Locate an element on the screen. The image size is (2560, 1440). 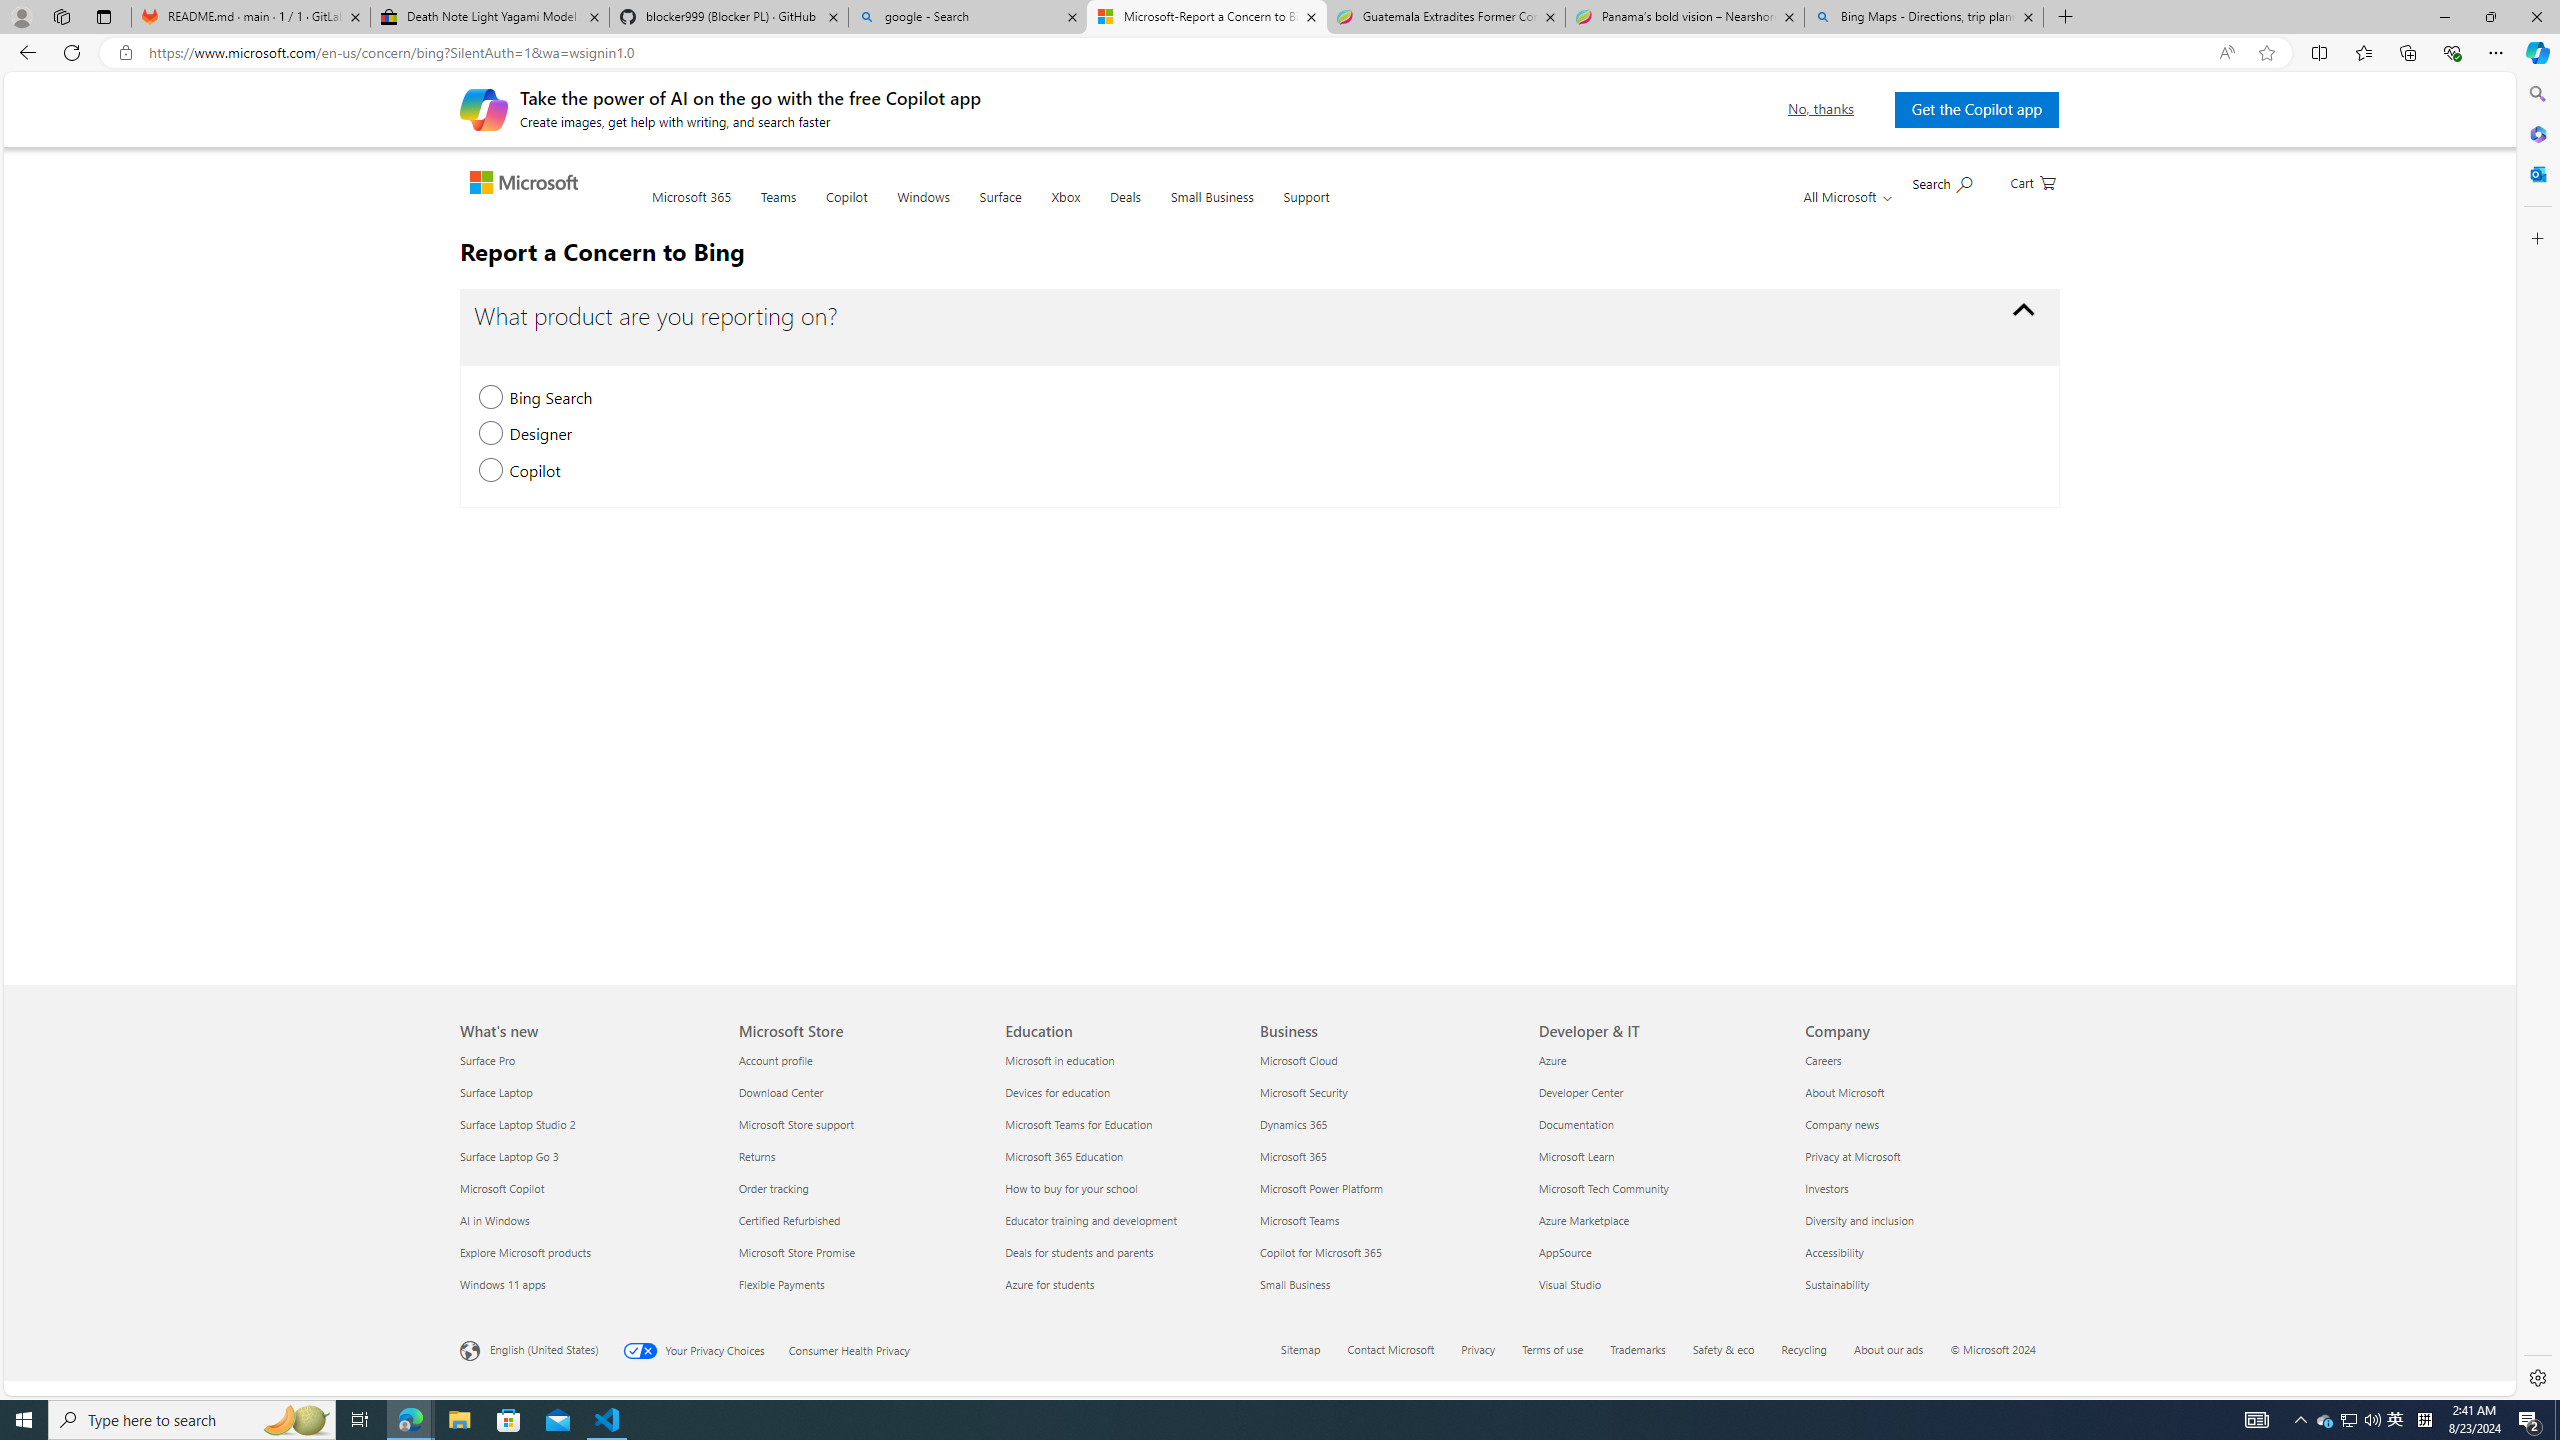
'Safety & eco' is located at coordinates (1724, 1348).